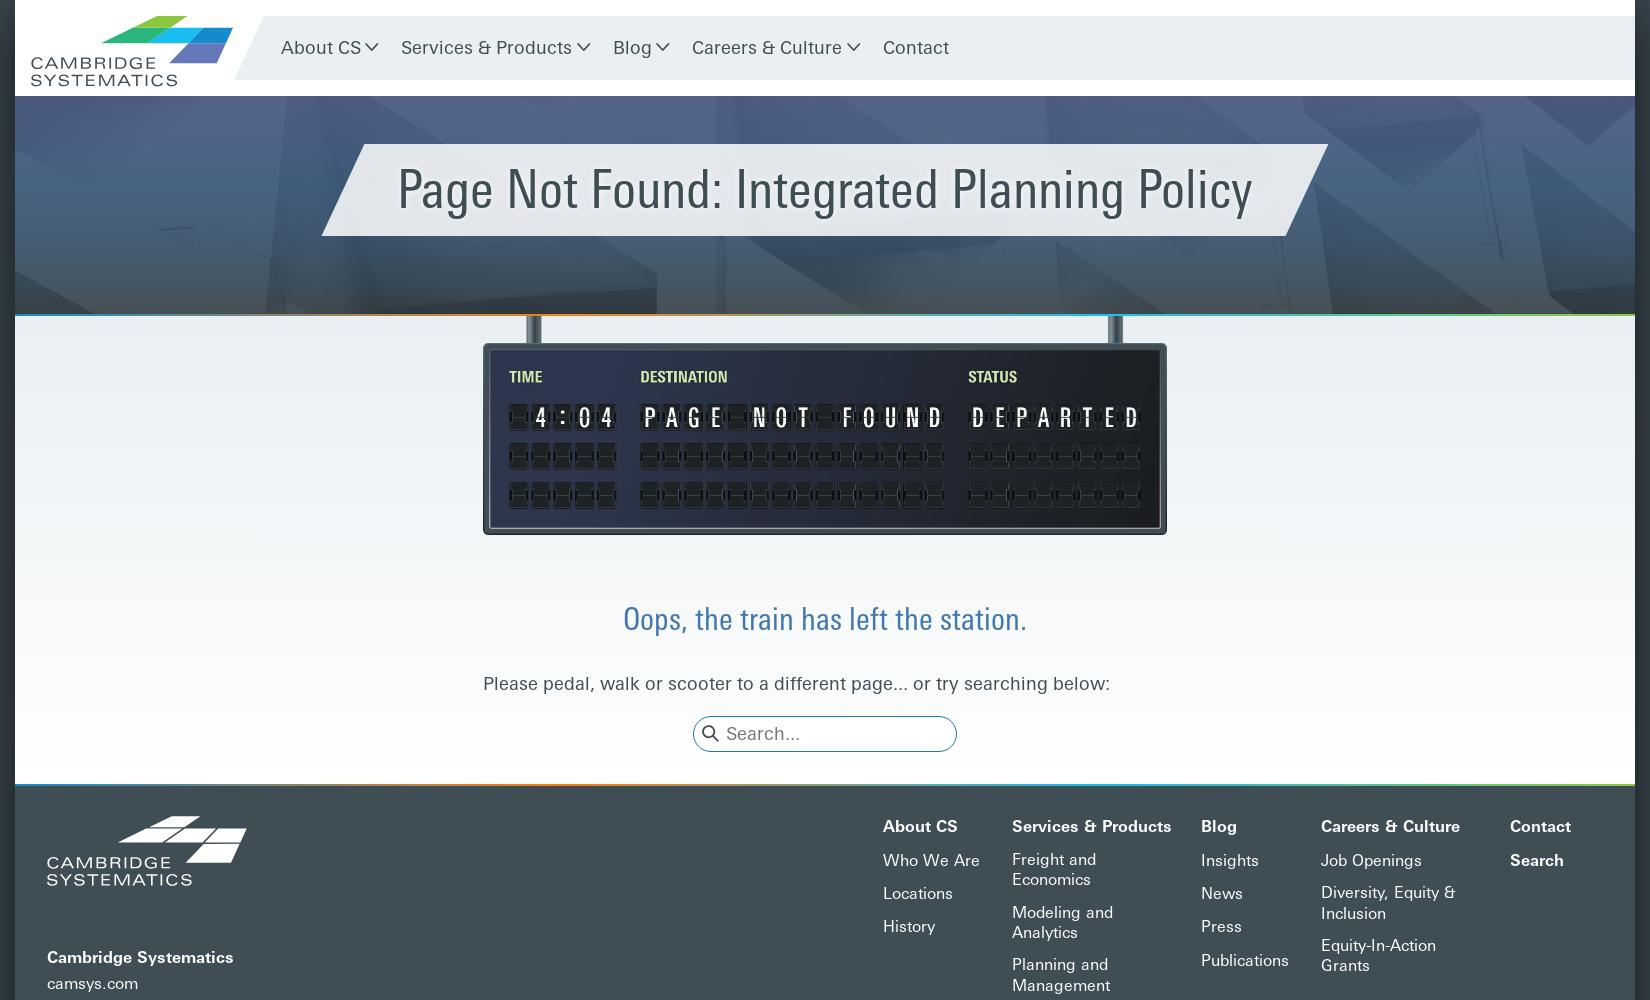 Image resolution: width=1650 pixels, height=1000 pixels. What do you see at coordinates (1201, 958) in the screenshot?
I see `'Publications'` at bounding box center [1201, 958].